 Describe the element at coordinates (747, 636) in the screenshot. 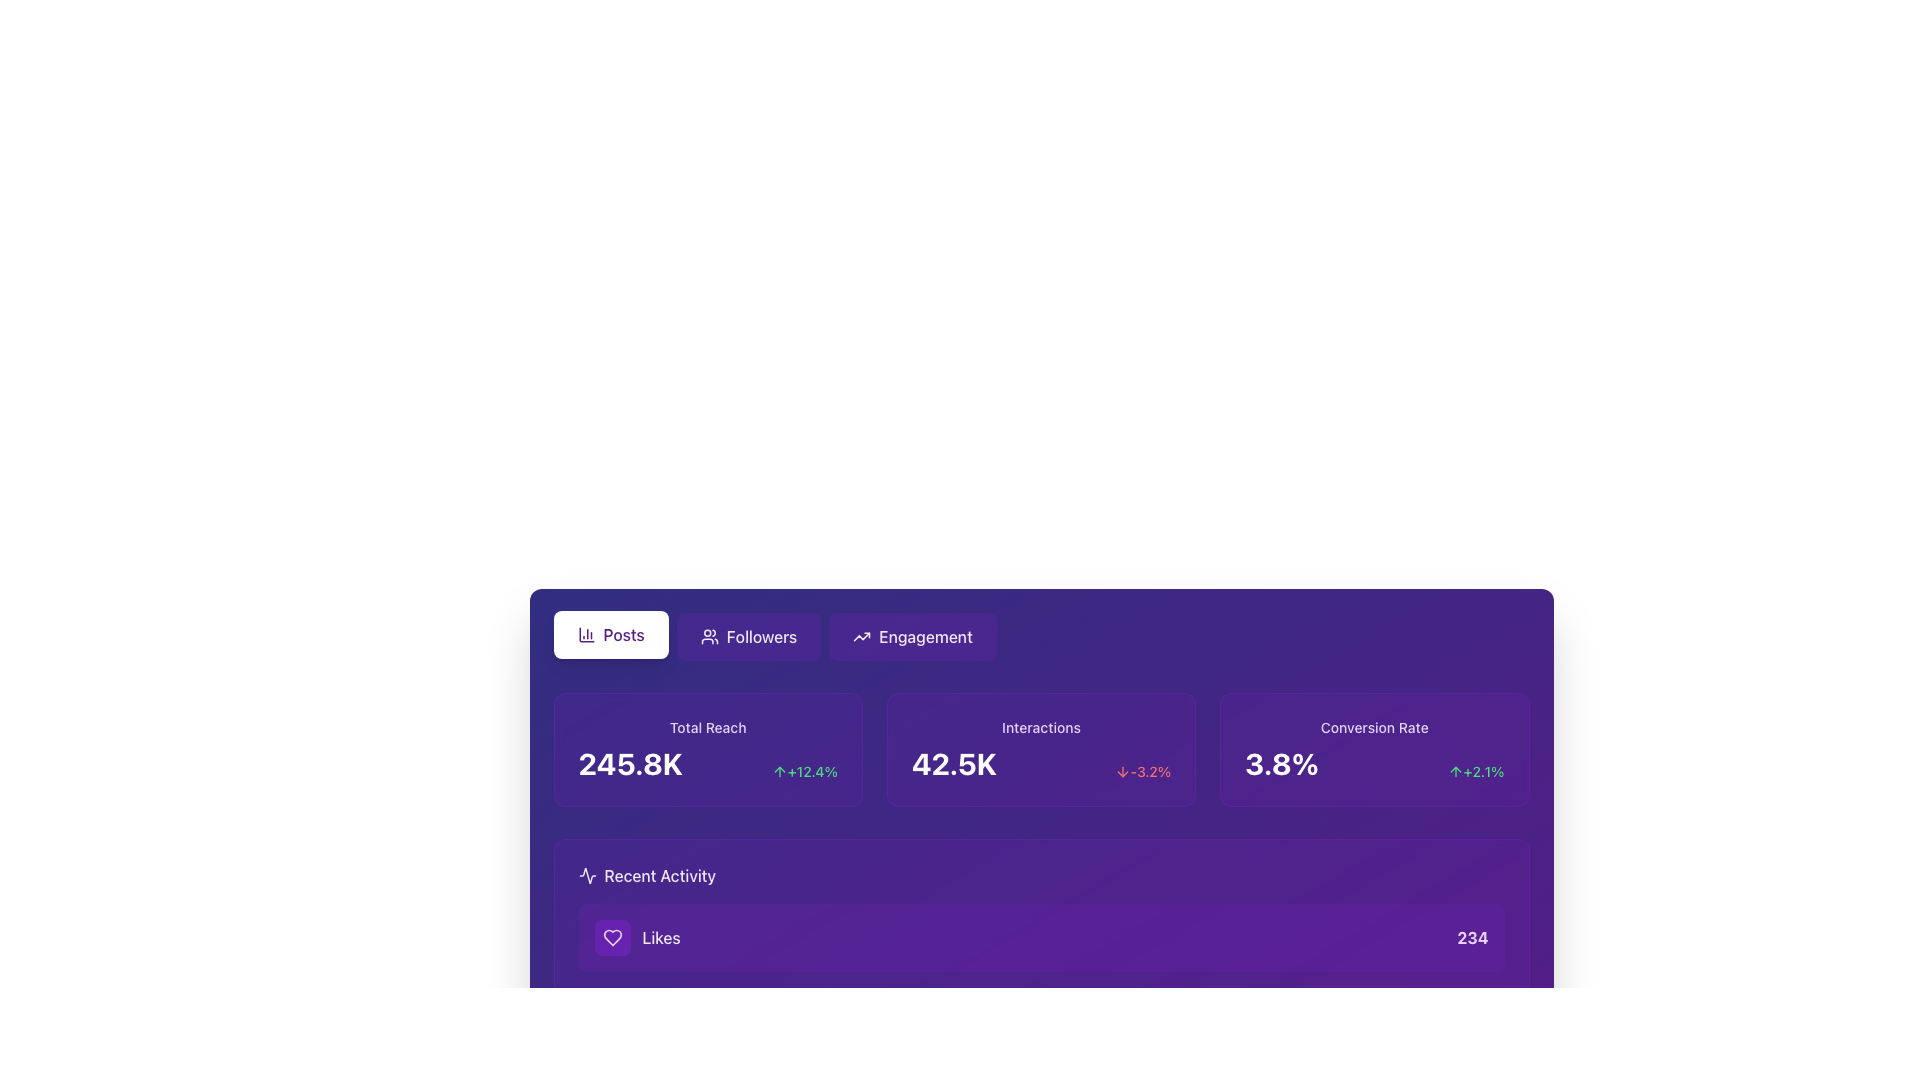

I see `the 'Followers' button` at that location.